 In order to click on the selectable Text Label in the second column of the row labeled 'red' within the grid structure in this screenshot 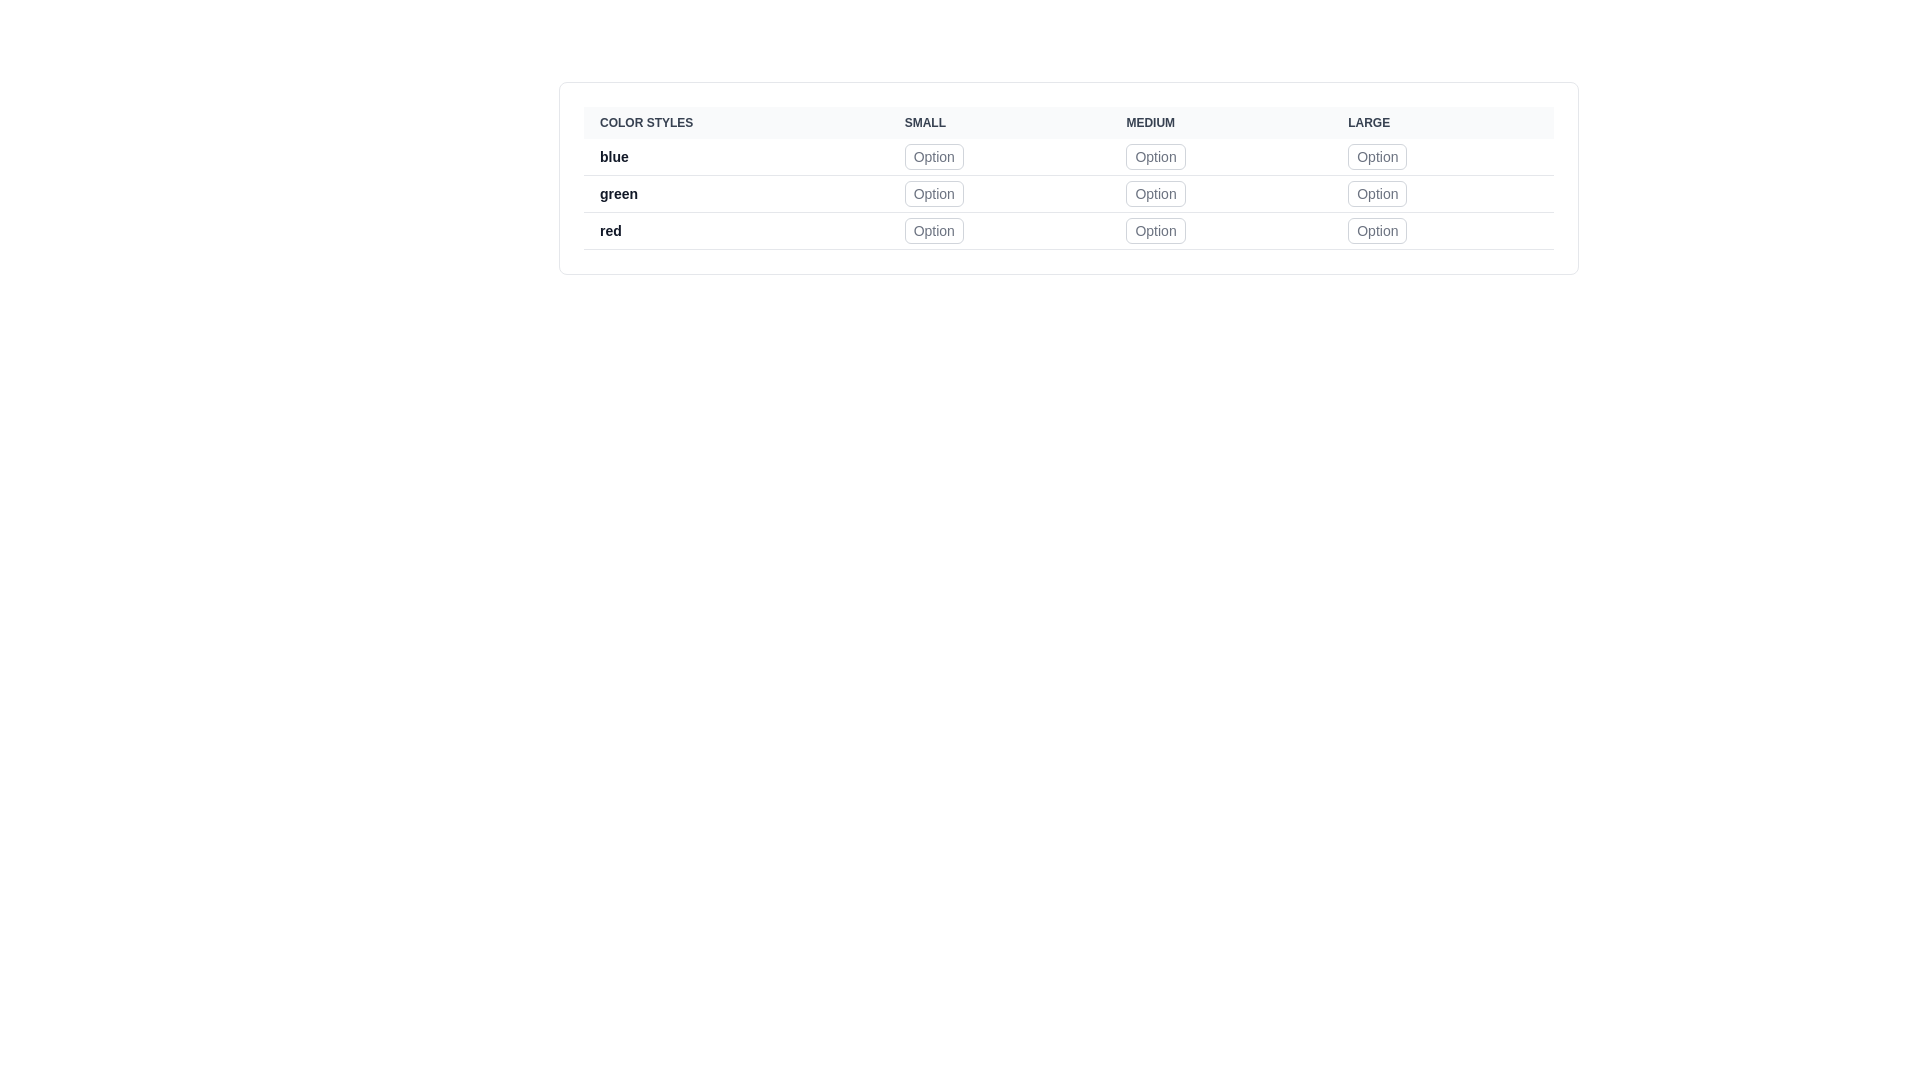, I will do `click(999, 230)`.